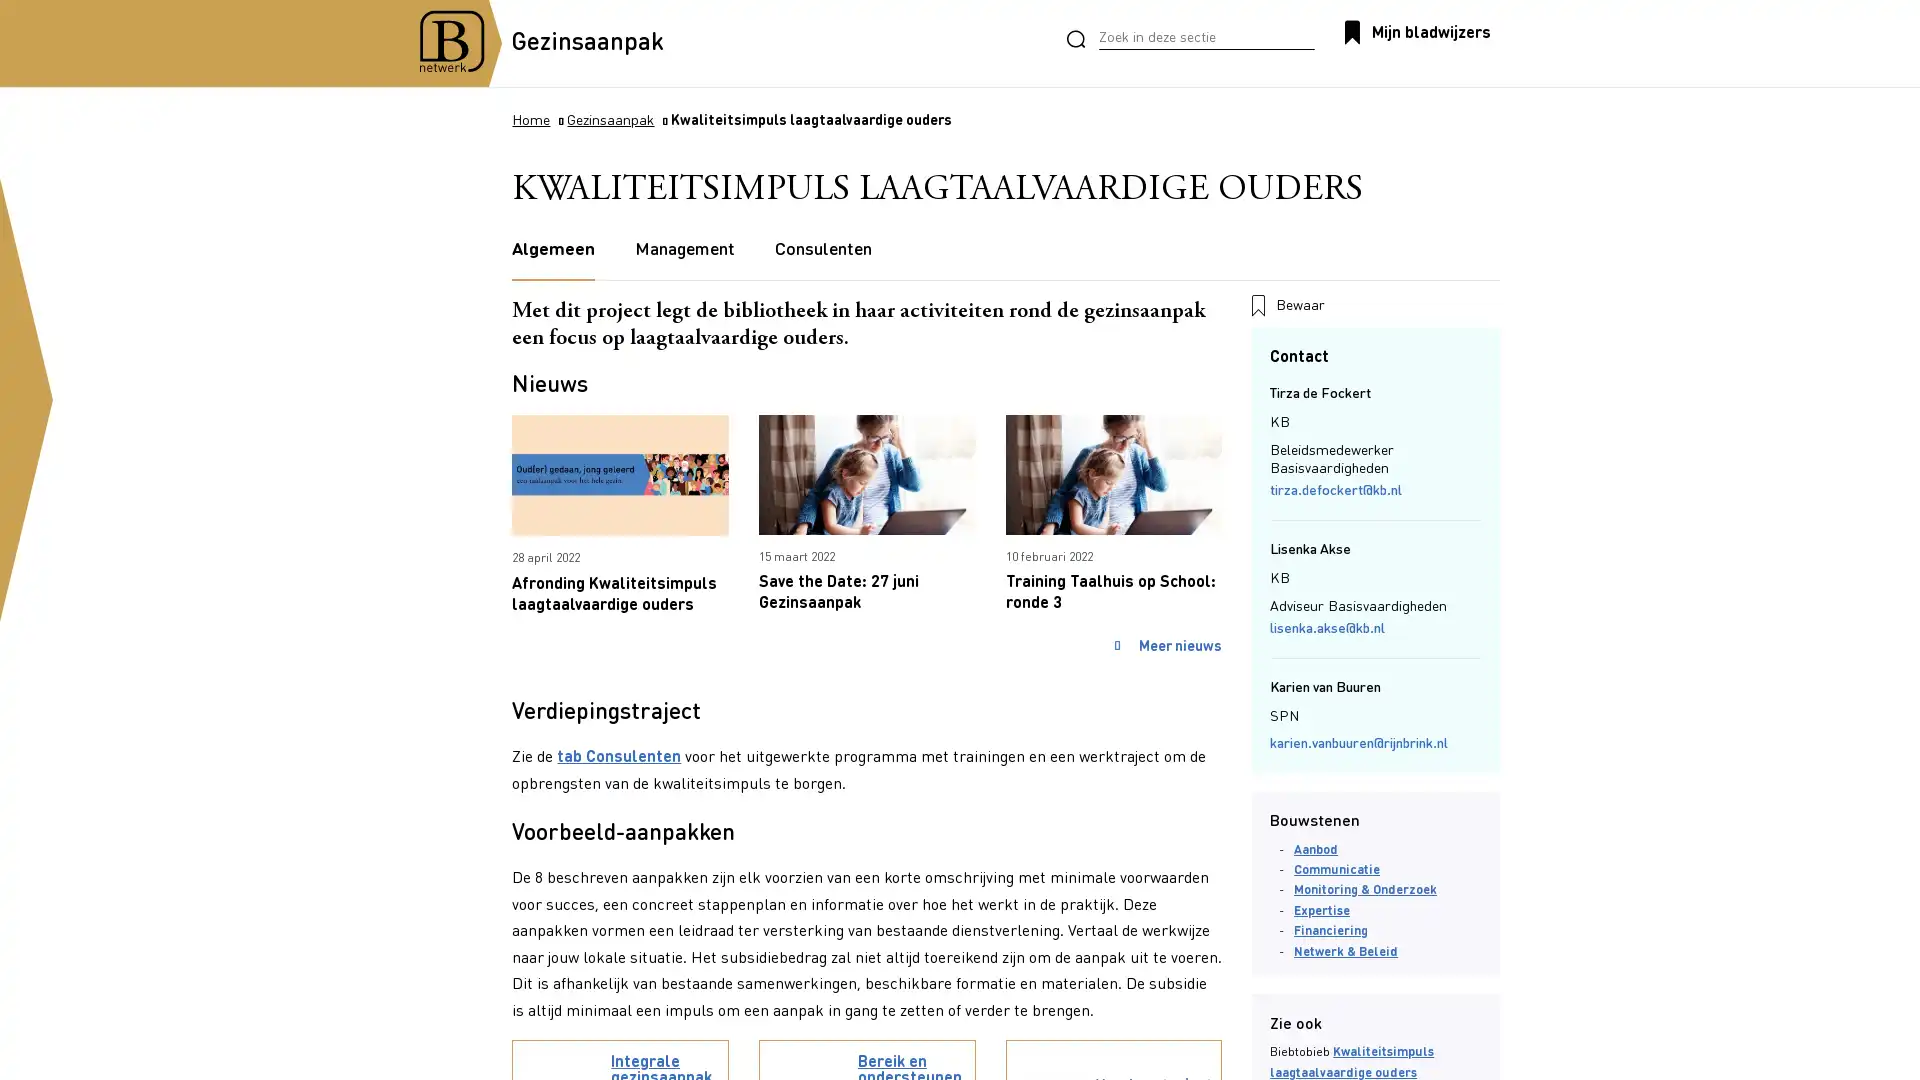 This screenshot has width=1920, height=1080. What do you see at coordinates (1076, 33) in the screenshot?
I see `Zoeken` at bounding box center [1076, 33].